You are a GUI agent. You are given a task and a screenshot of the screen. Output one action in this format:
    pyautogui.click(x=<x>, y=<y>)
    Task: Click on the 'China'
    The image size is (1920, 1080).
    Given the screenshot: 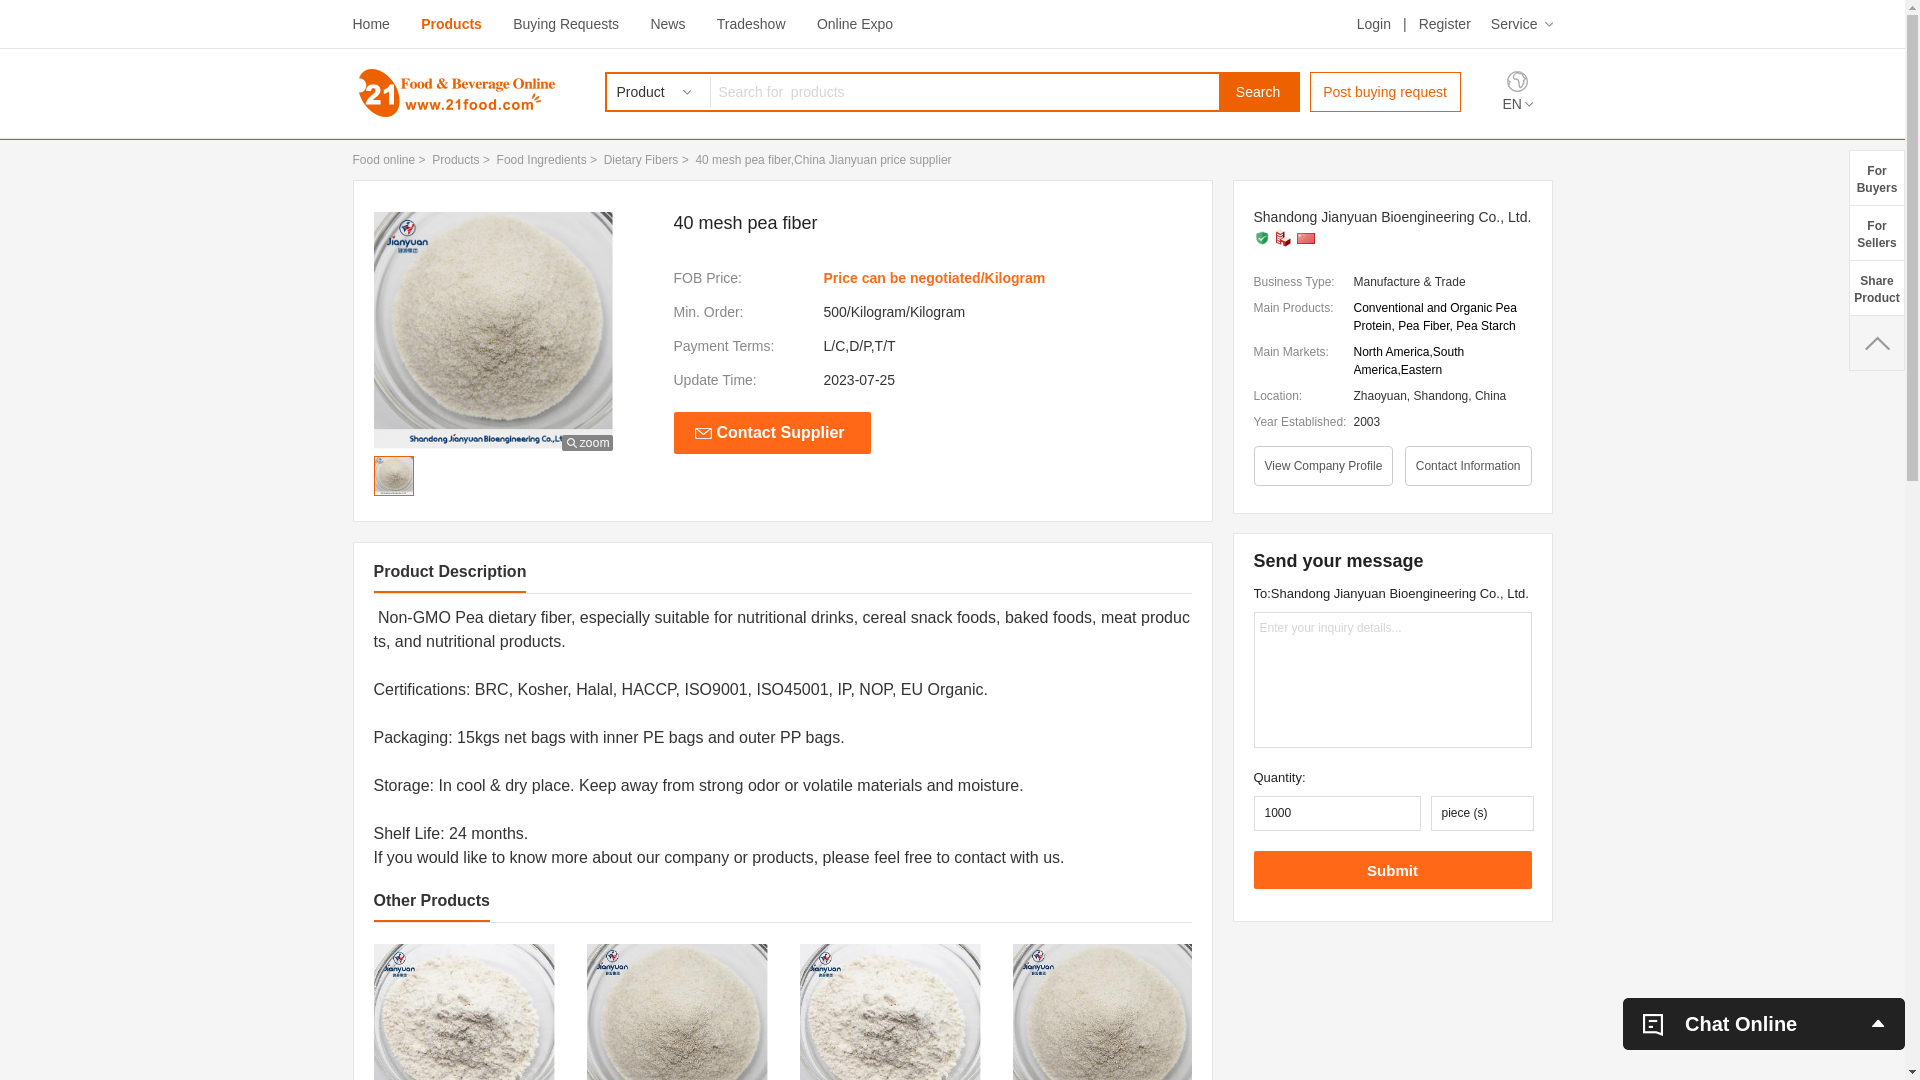 What is the action you would take?
    pyautogui.click(x=1305, y=237)
    